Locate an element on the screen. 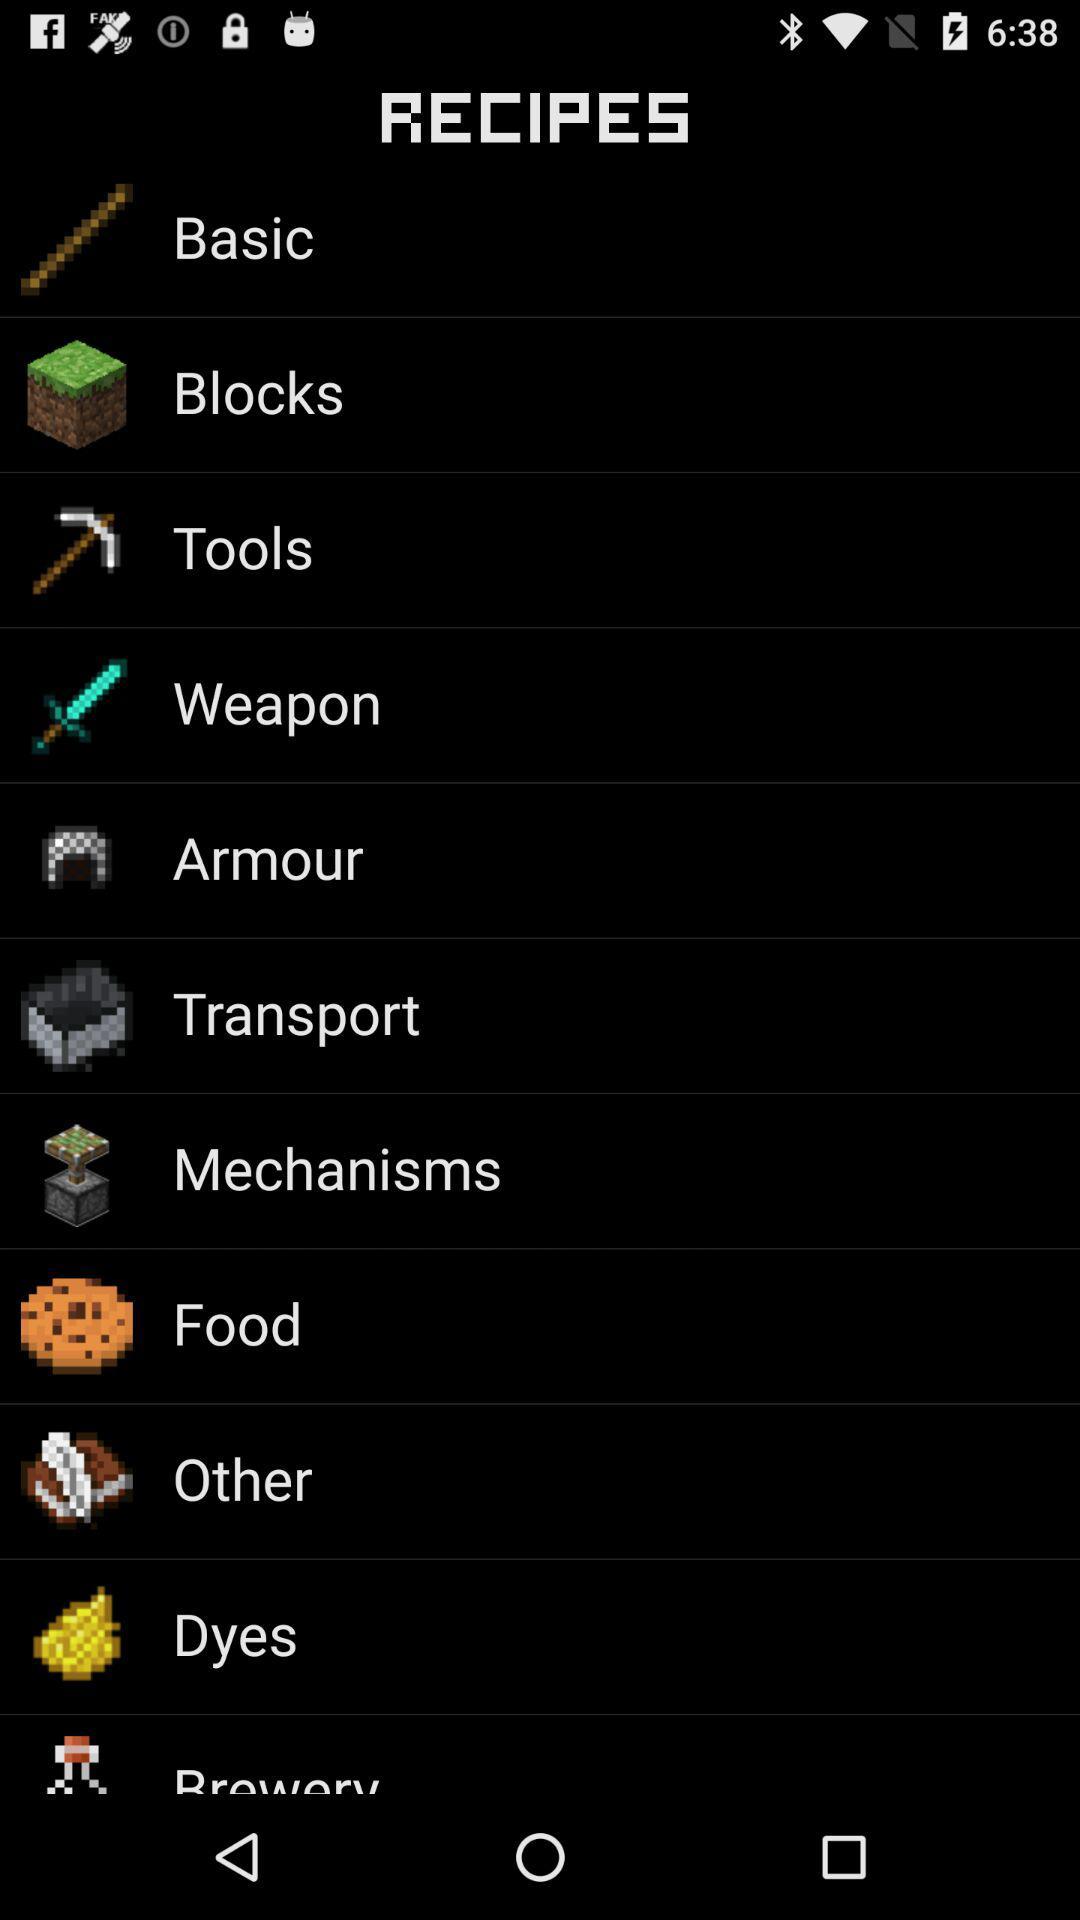 The image size is (1080, 1920). item below the weapon app is located at coordinates (267, 856).